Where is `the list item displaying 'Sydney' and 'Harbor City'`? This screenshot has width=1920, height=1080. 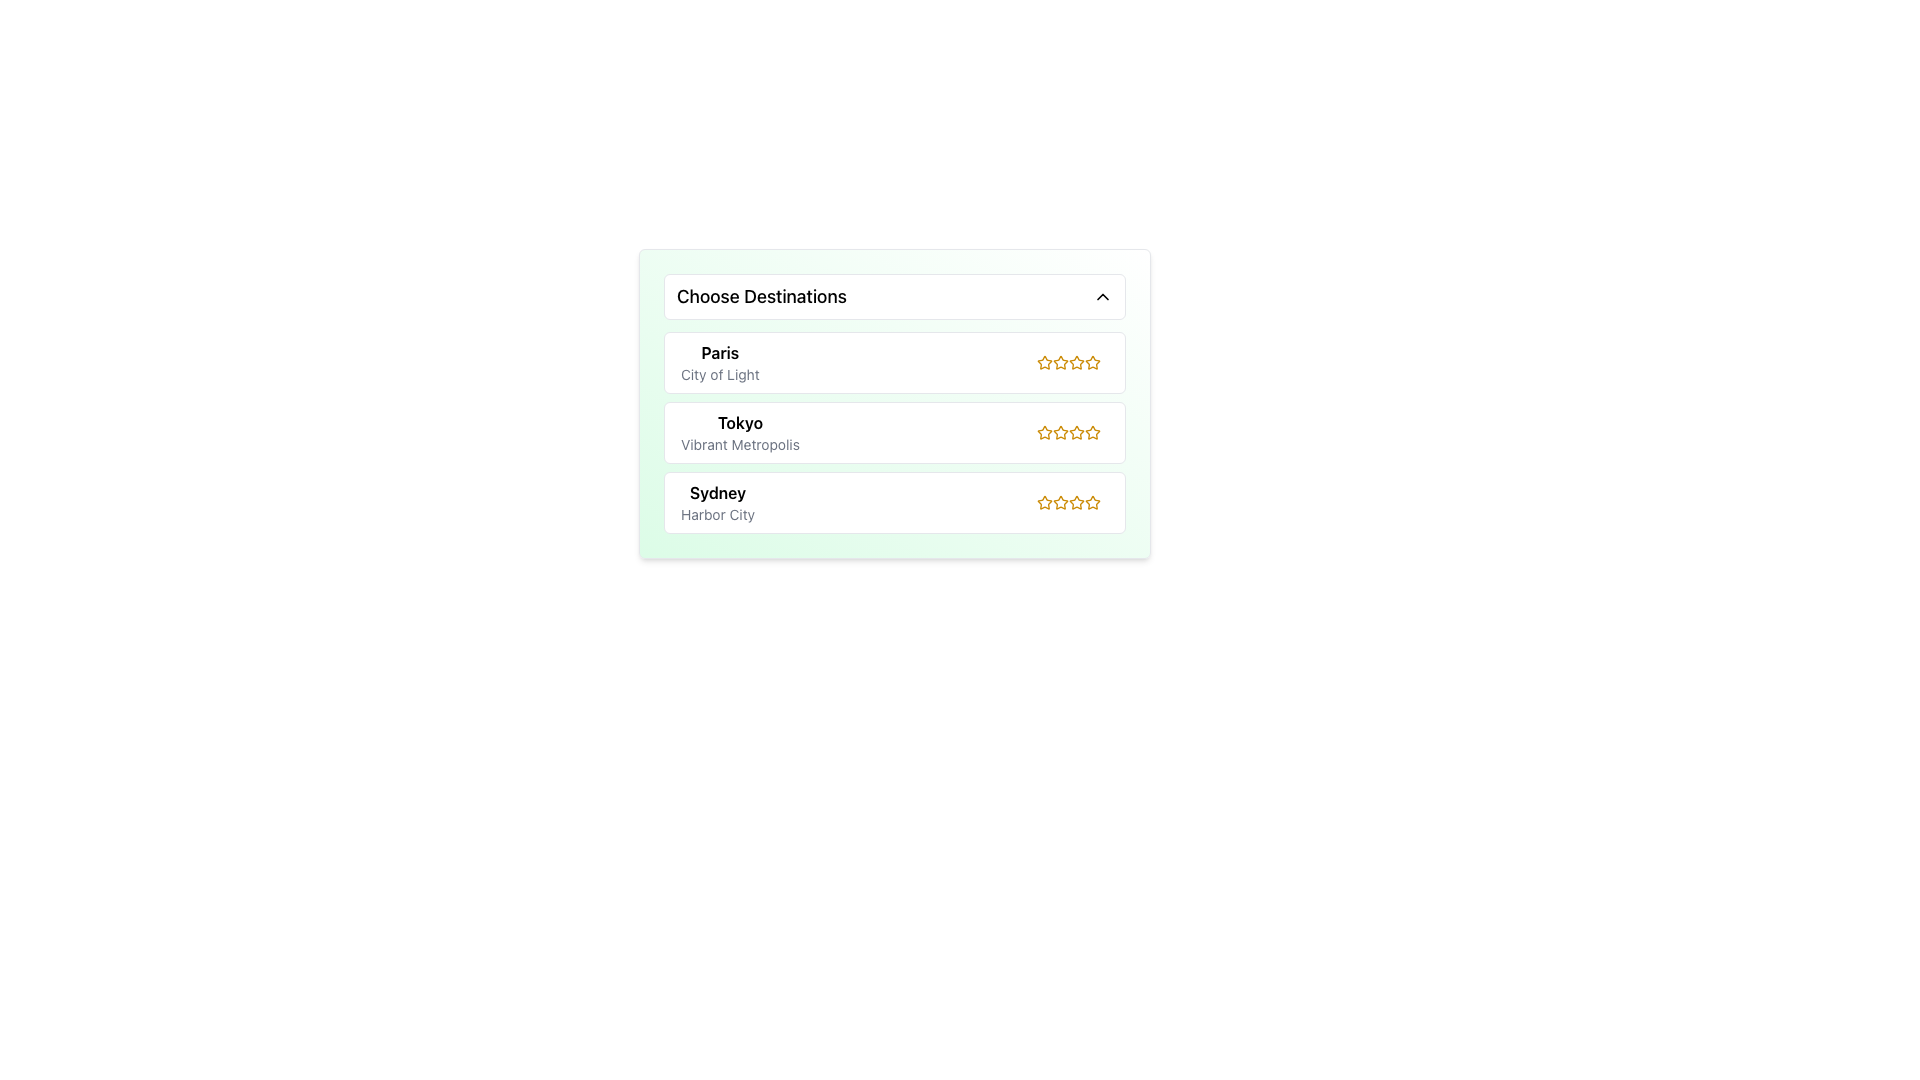
the list item displaying 'Sydney' and 'Harbor City' is located at coordinates (718, 501).